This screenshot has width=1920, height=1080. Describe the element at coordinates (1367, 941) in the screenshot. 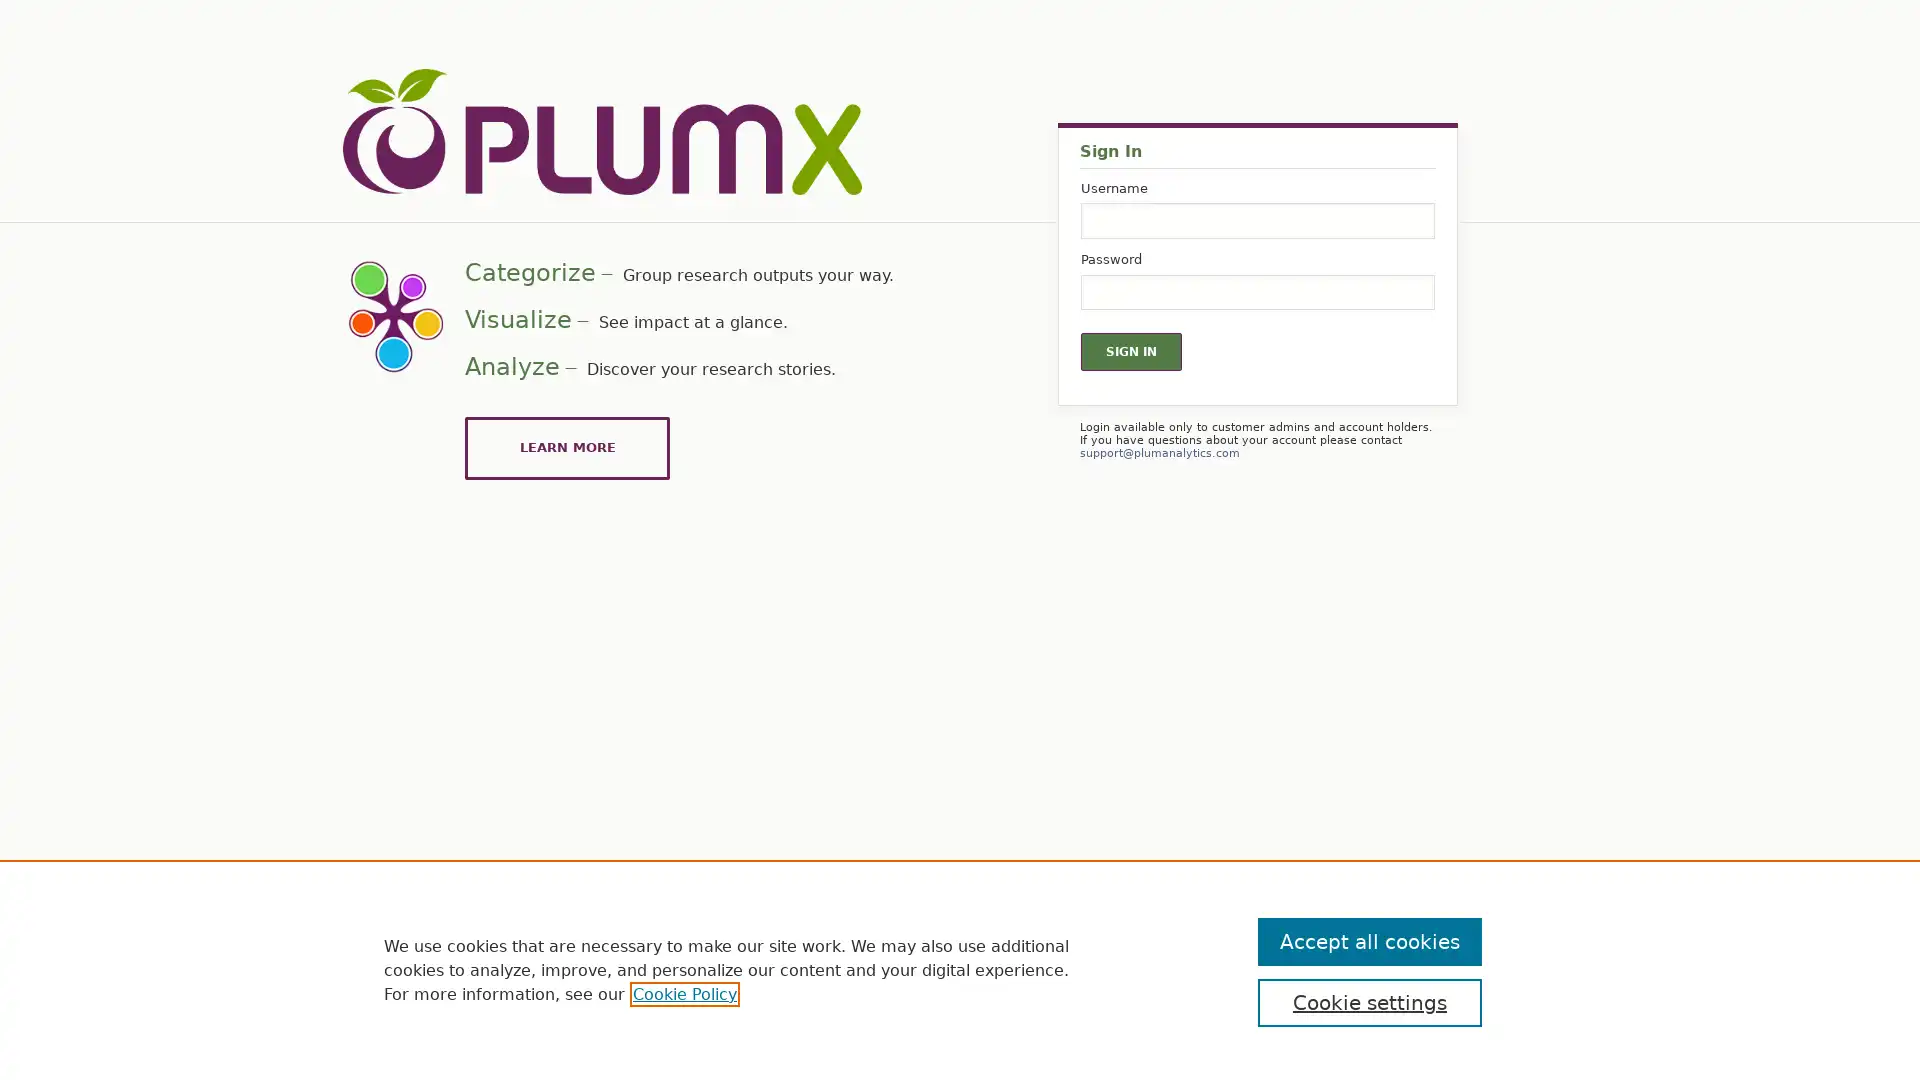

I see `Accept all cookies` at that location.